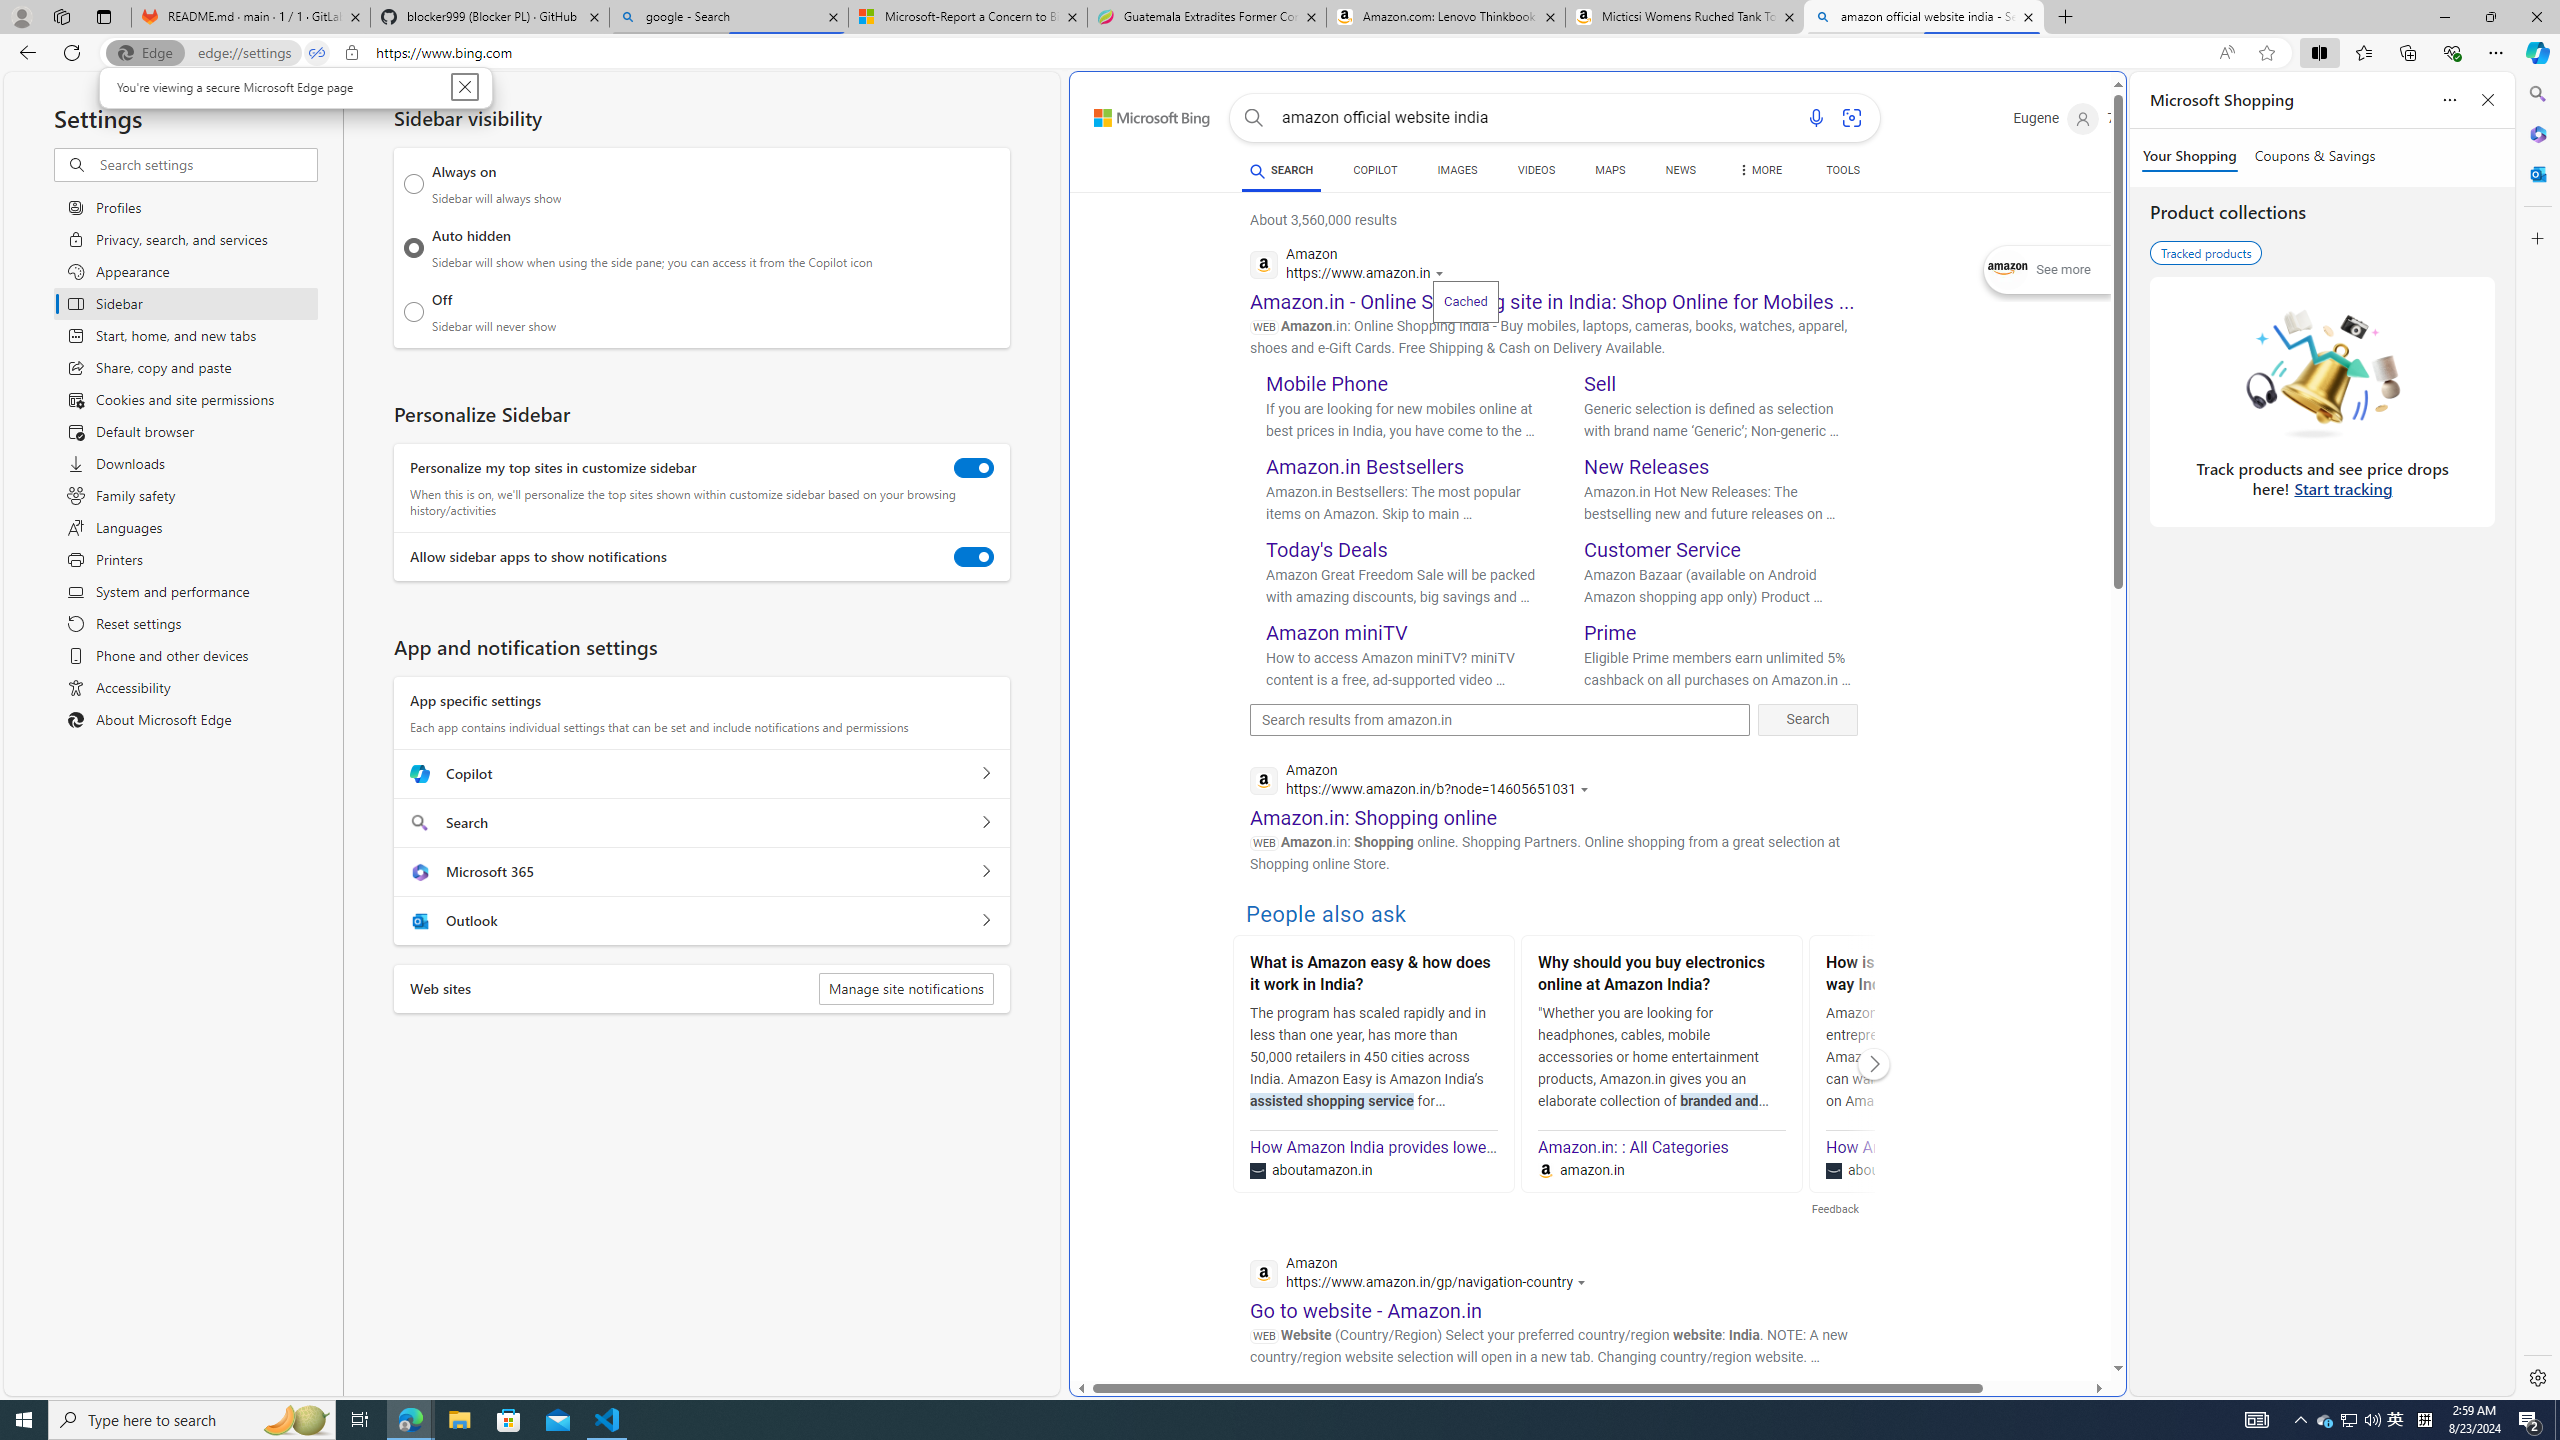  Describe the element at coordinates (2136, 118) in the screenshot. I see `'Microsoft Rewards 72'` at that location.